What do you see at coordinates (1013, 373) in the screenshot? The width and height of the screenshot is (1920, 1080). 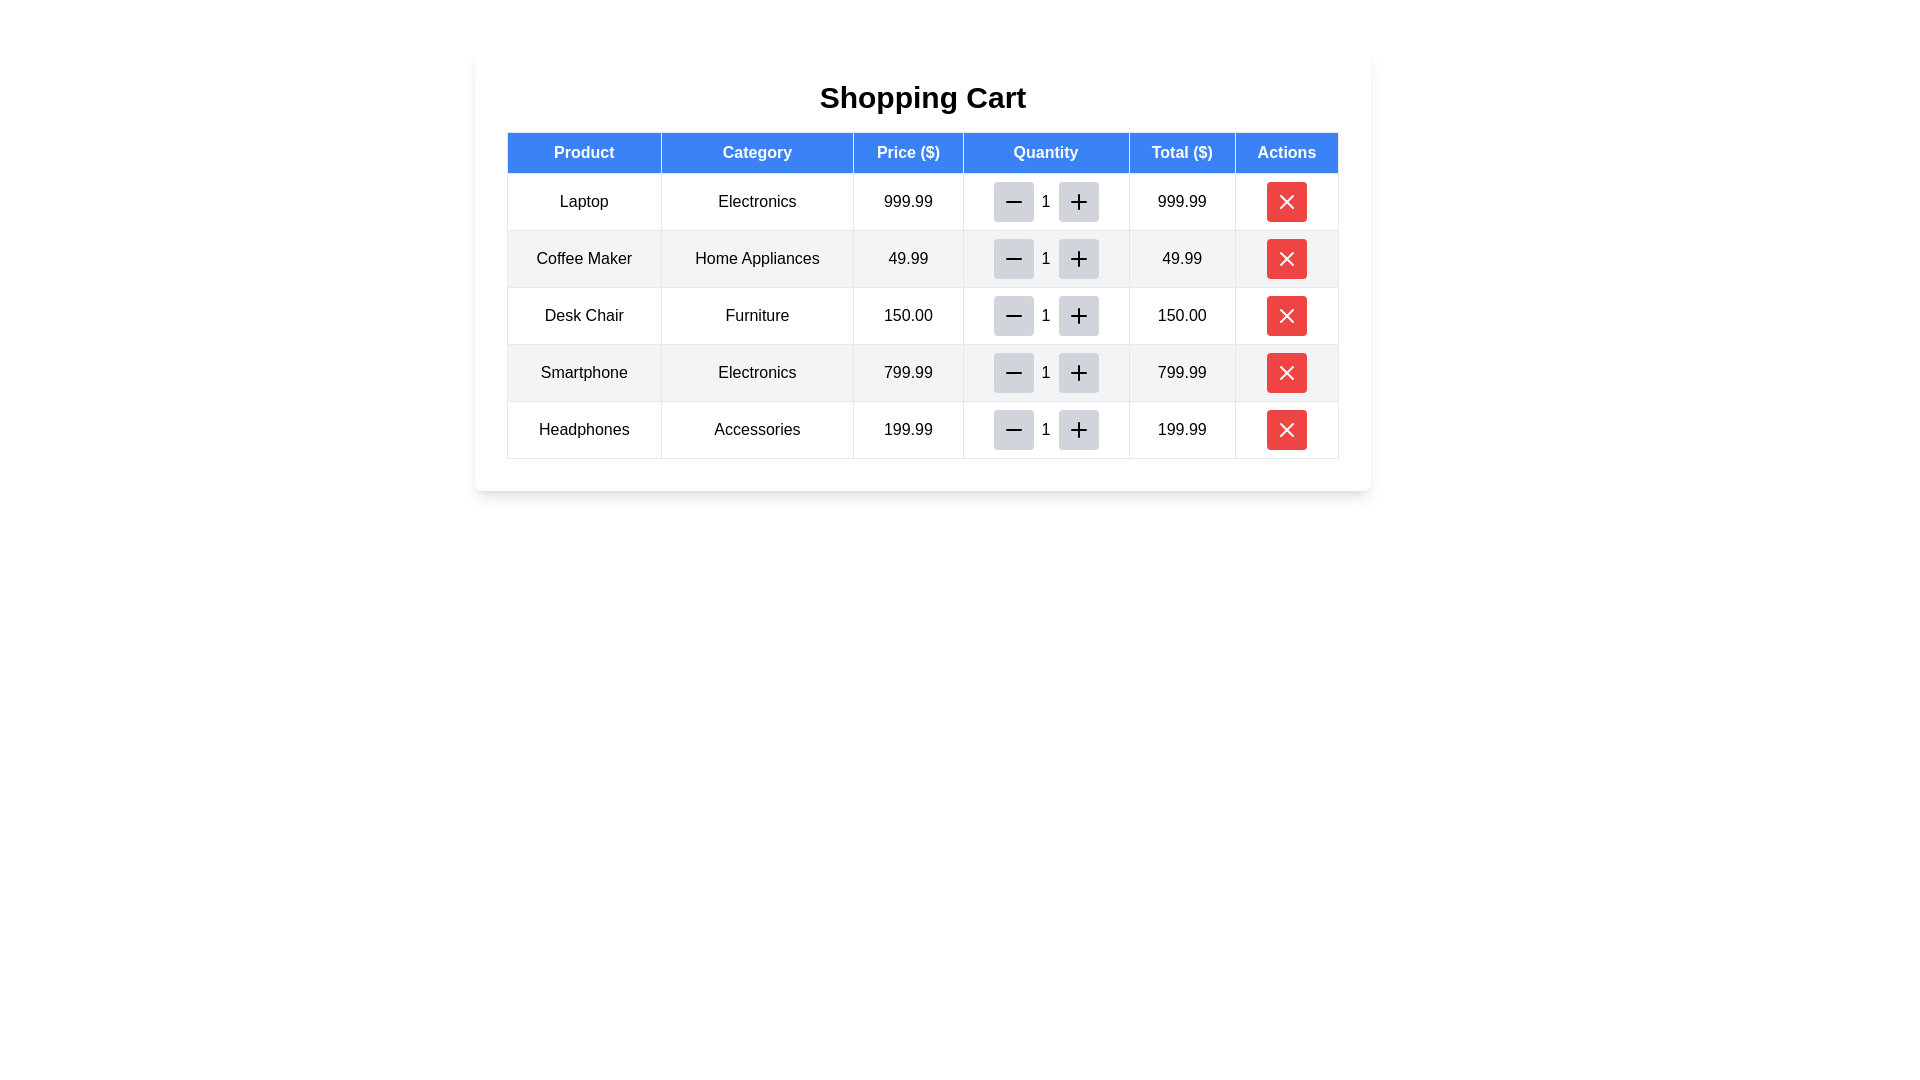 I see `the minus icon in the 'Quantity' column of the shopping cart interface to reduce the quantity of the Smartphone item` at bounding box center [1013, 373].